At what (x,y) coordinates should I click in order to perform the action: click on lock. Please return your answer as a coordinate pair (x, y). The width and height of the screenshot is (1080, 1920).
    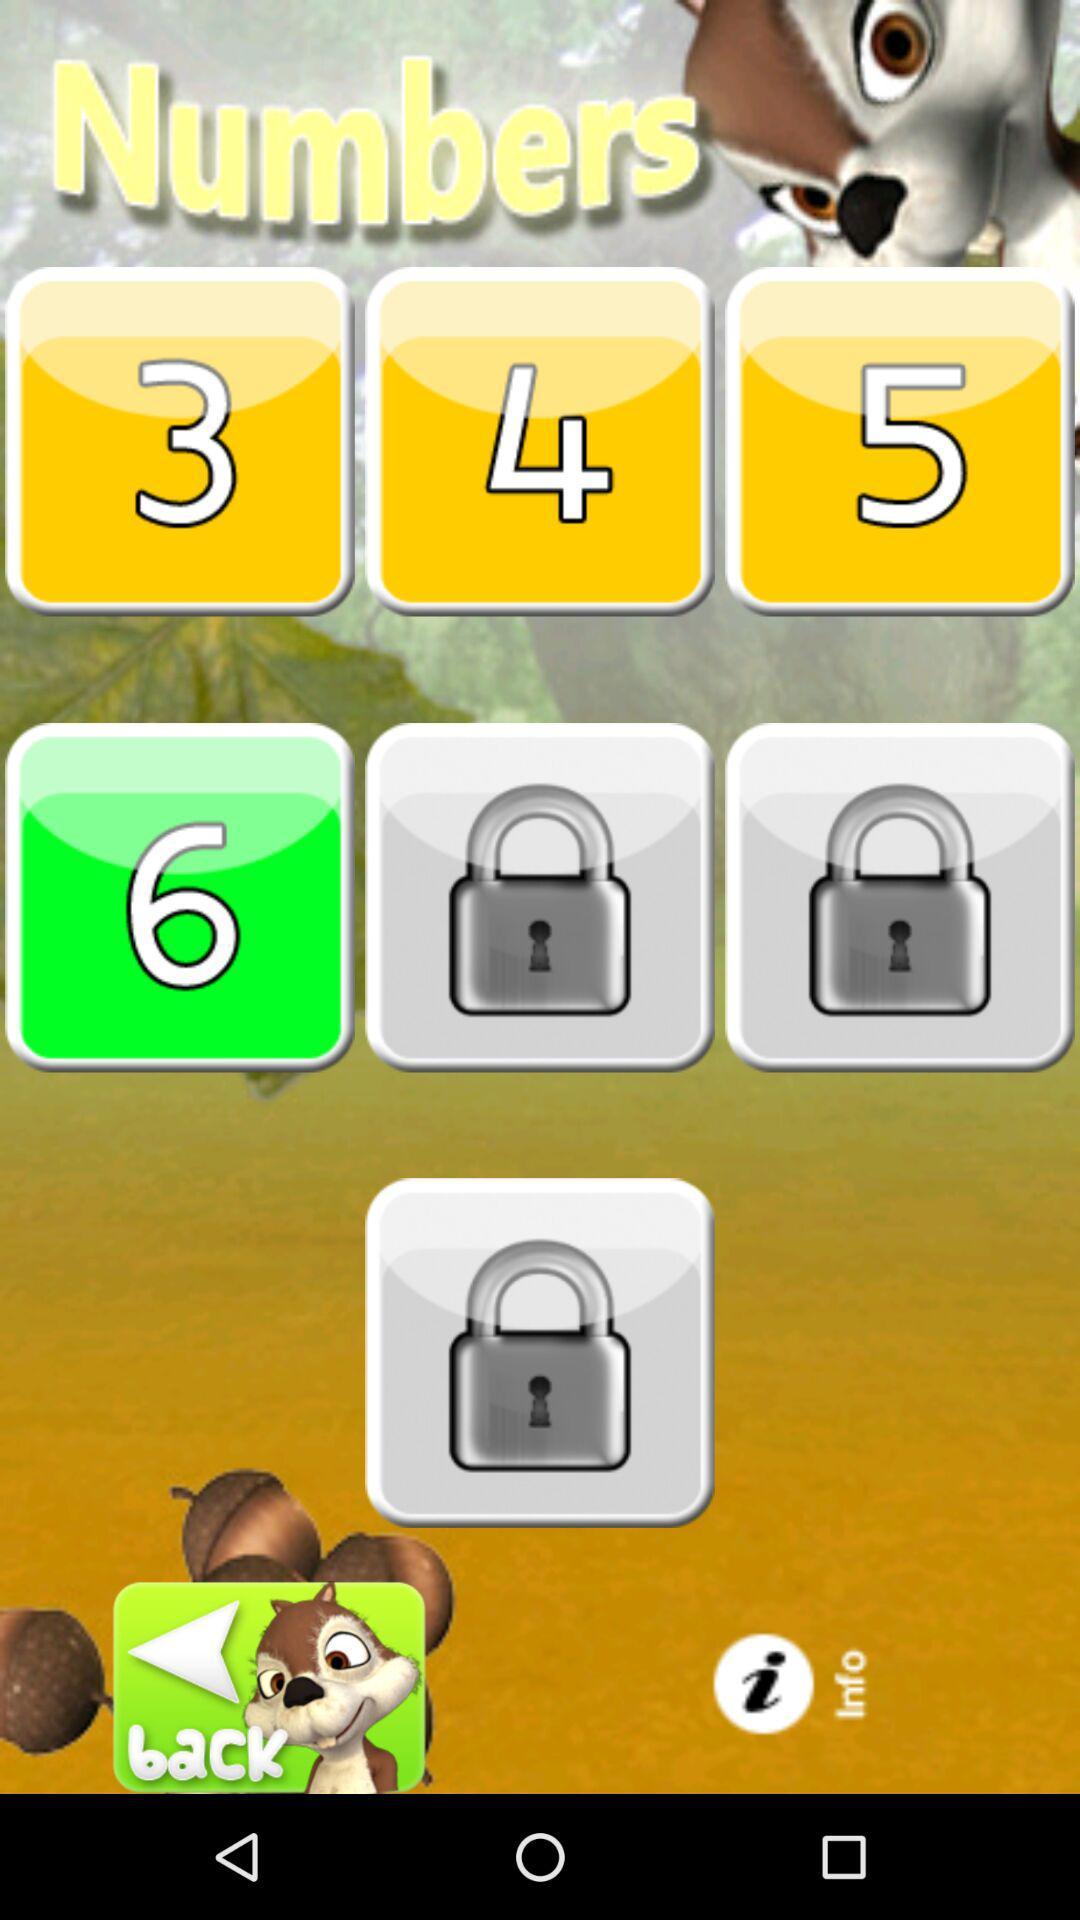
    Looking at the image, I should click on (540, 896).